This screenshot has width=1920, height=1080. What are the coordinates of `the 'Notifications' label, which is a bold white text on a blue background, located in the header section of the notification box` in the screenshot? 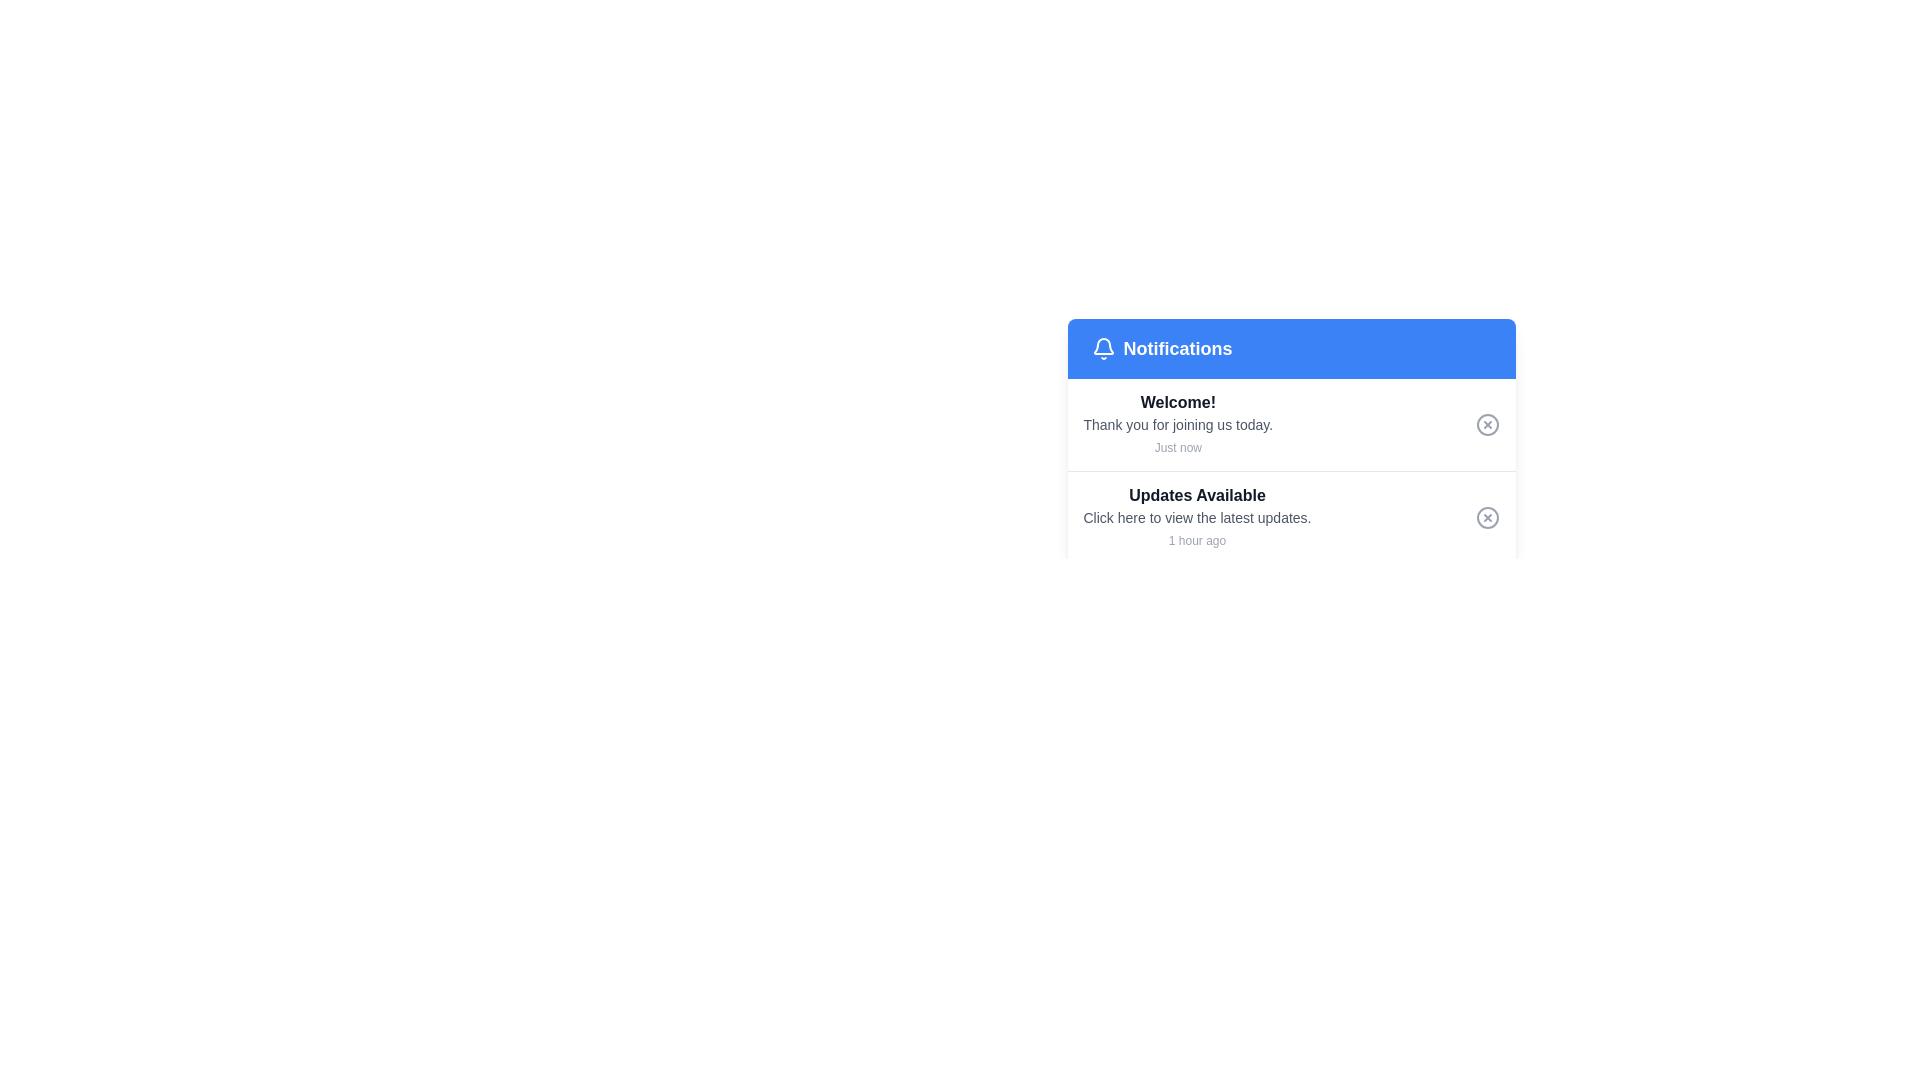 It's located at (1177, 347).